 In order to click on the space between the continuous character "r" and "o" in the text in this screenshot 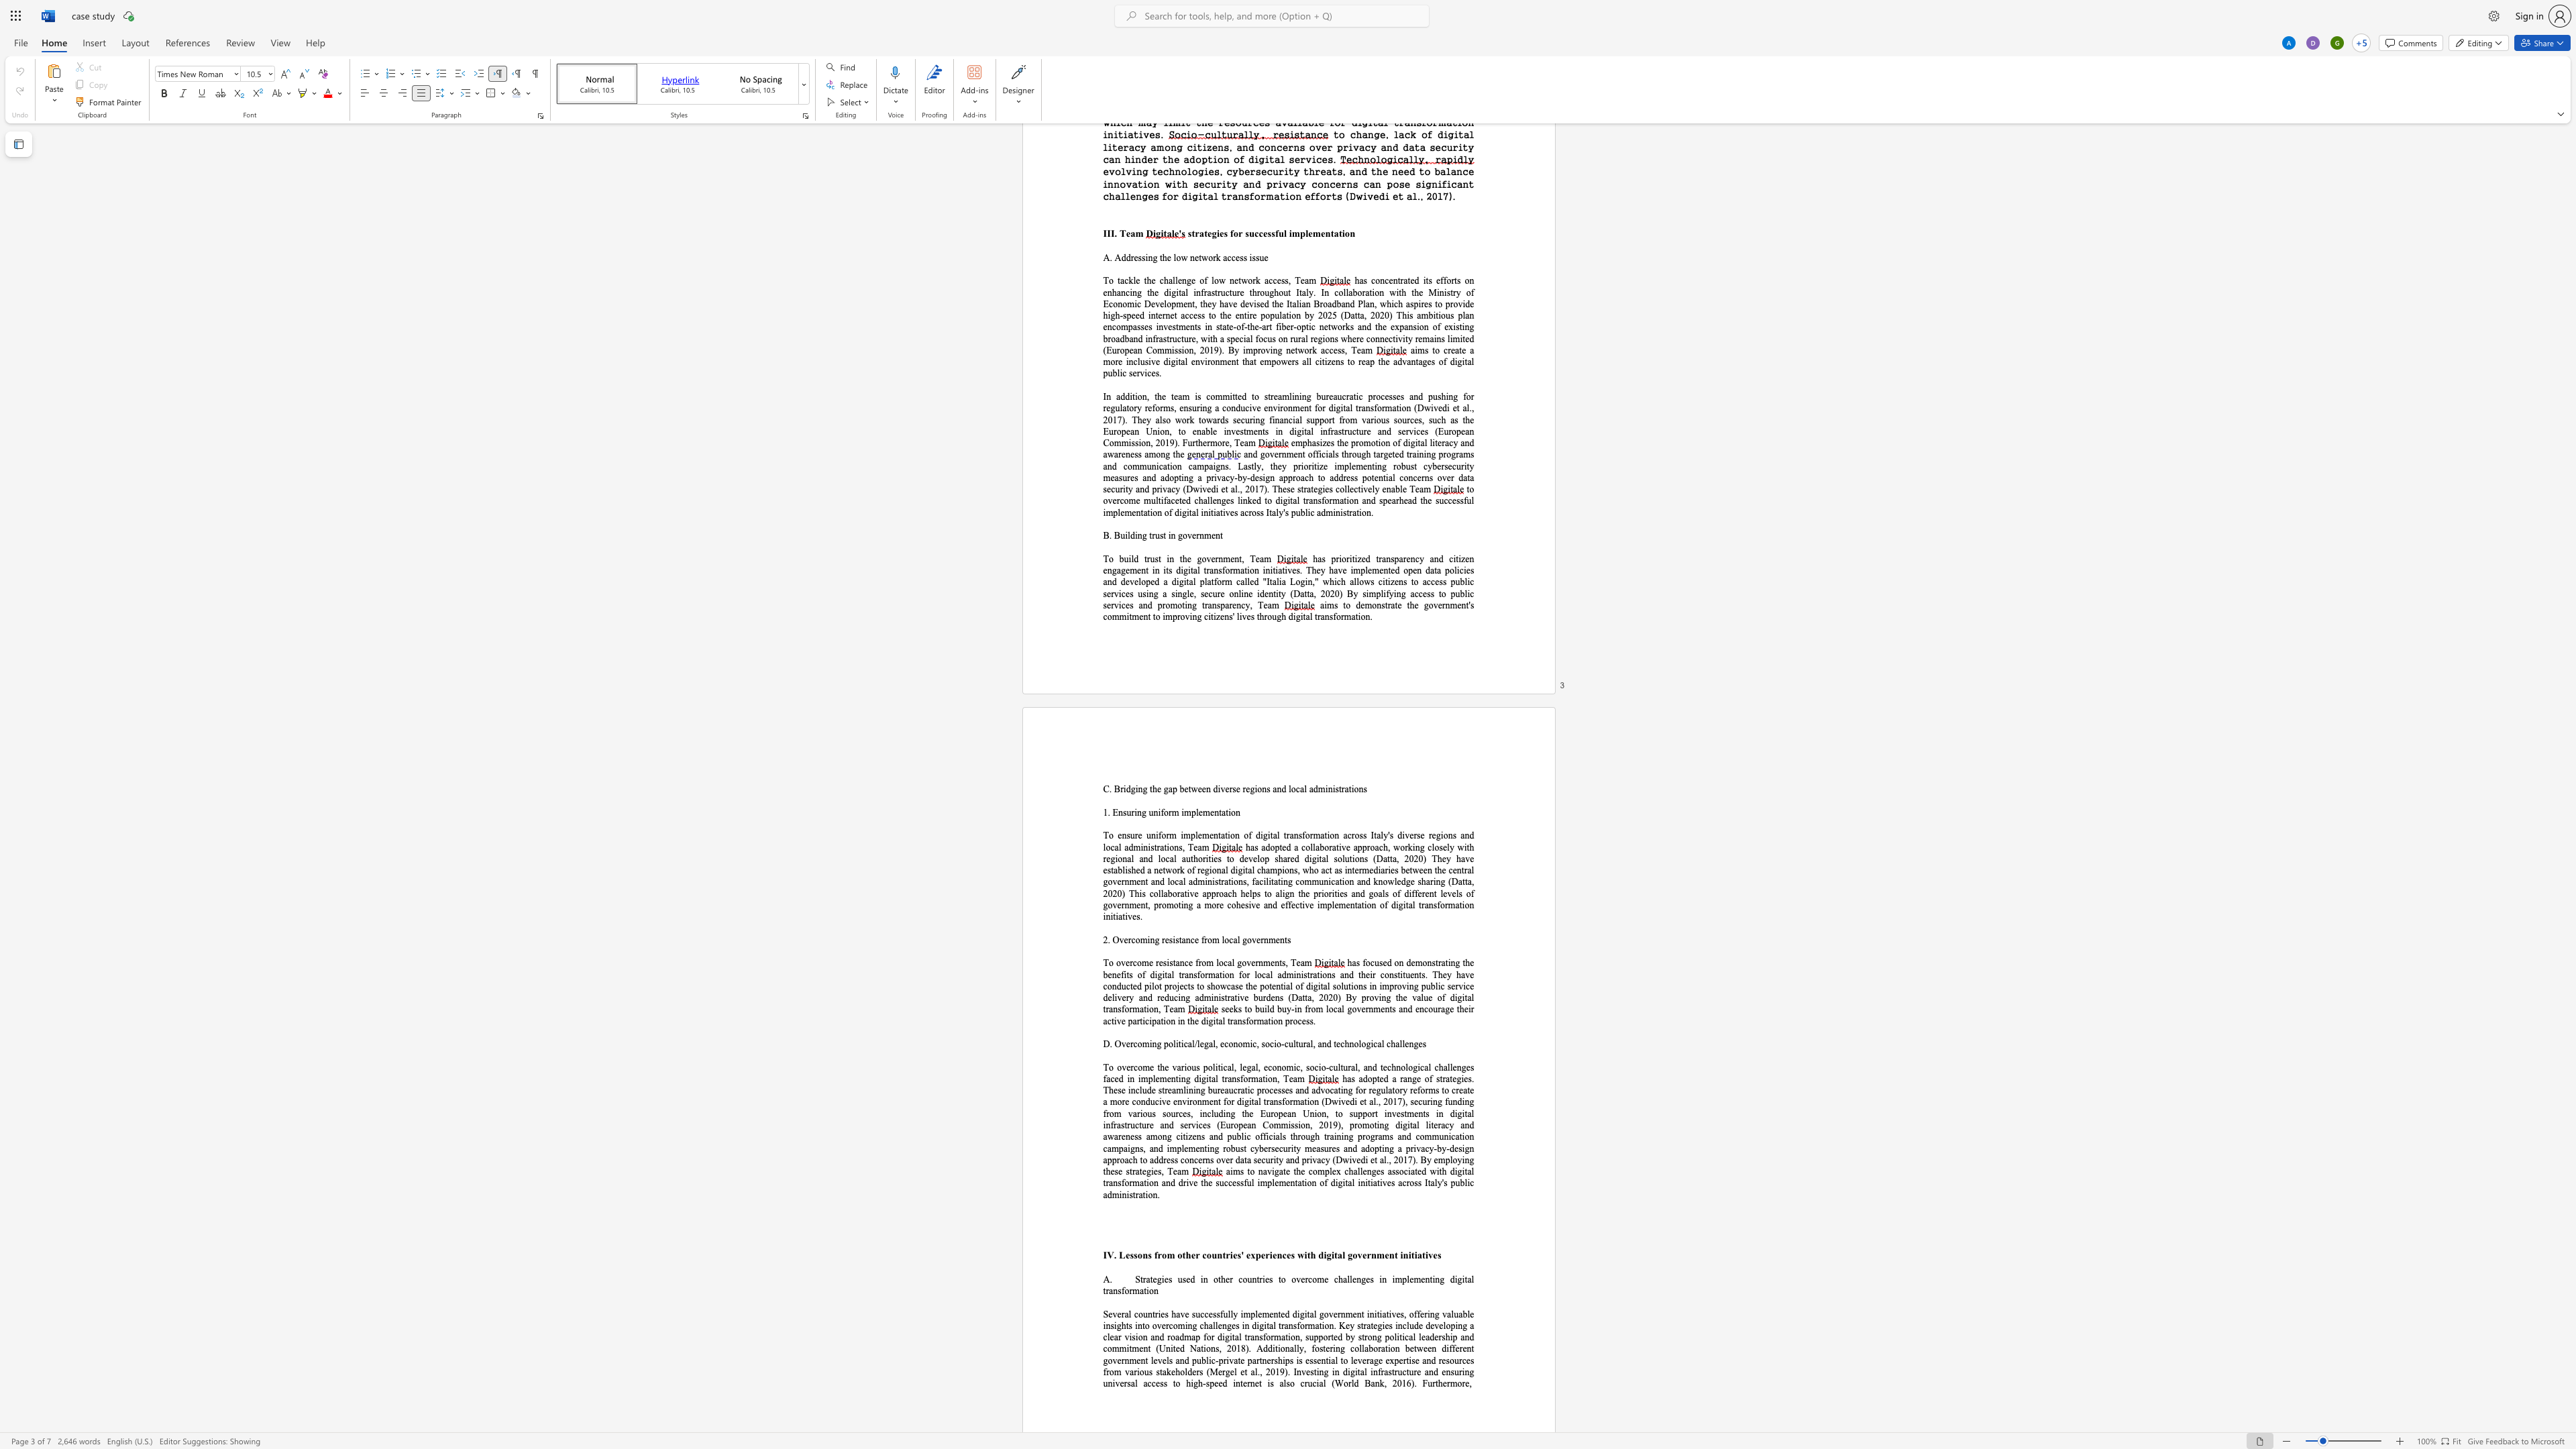, I will do `click(1110, 1371)`.